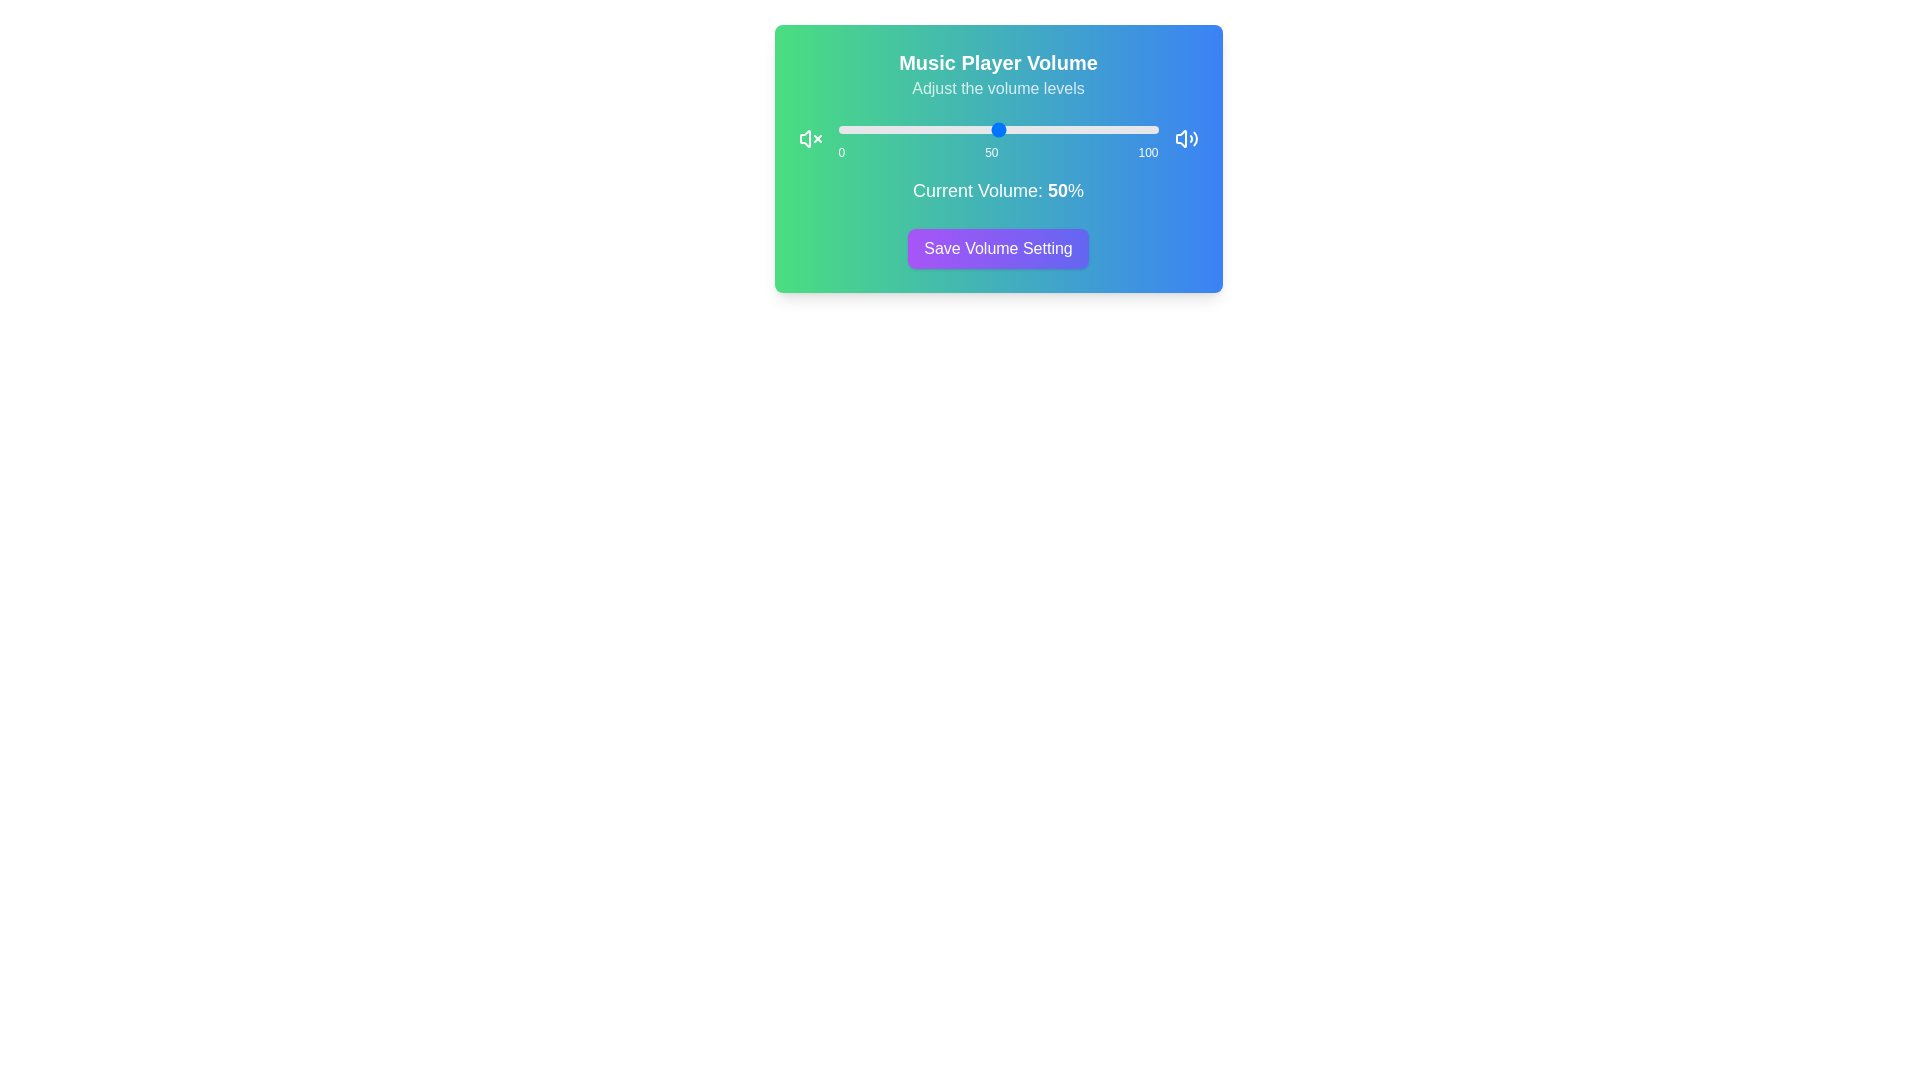 The width and height of the screenshot is (1920, 1080). What do you see at coordinates (838, 130) in the screenshot?
I see `the slider to set the volume to 0%` at bounding box center [838, 130].